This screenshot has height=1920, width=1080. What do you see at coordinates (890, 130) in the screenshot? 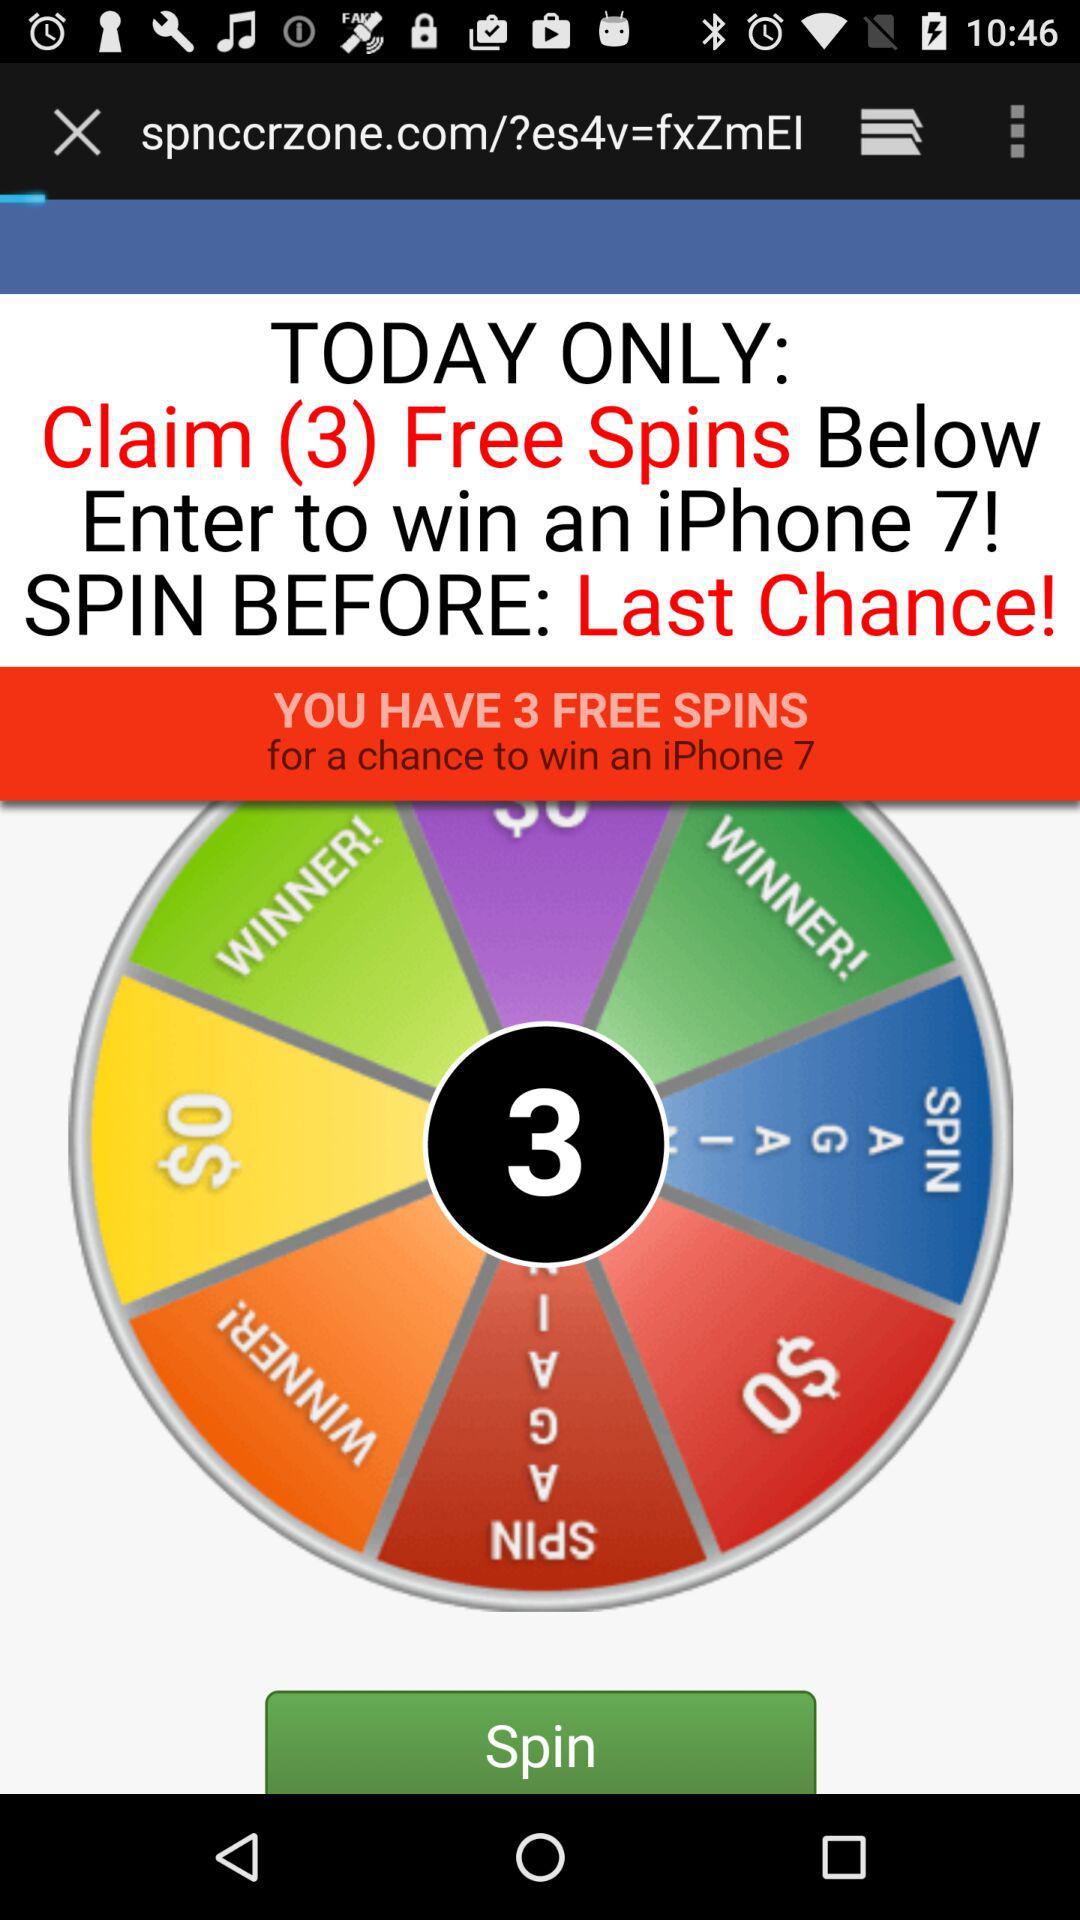
I see `item next to www electronicproductzone com item` at bounding box center [890, 130].